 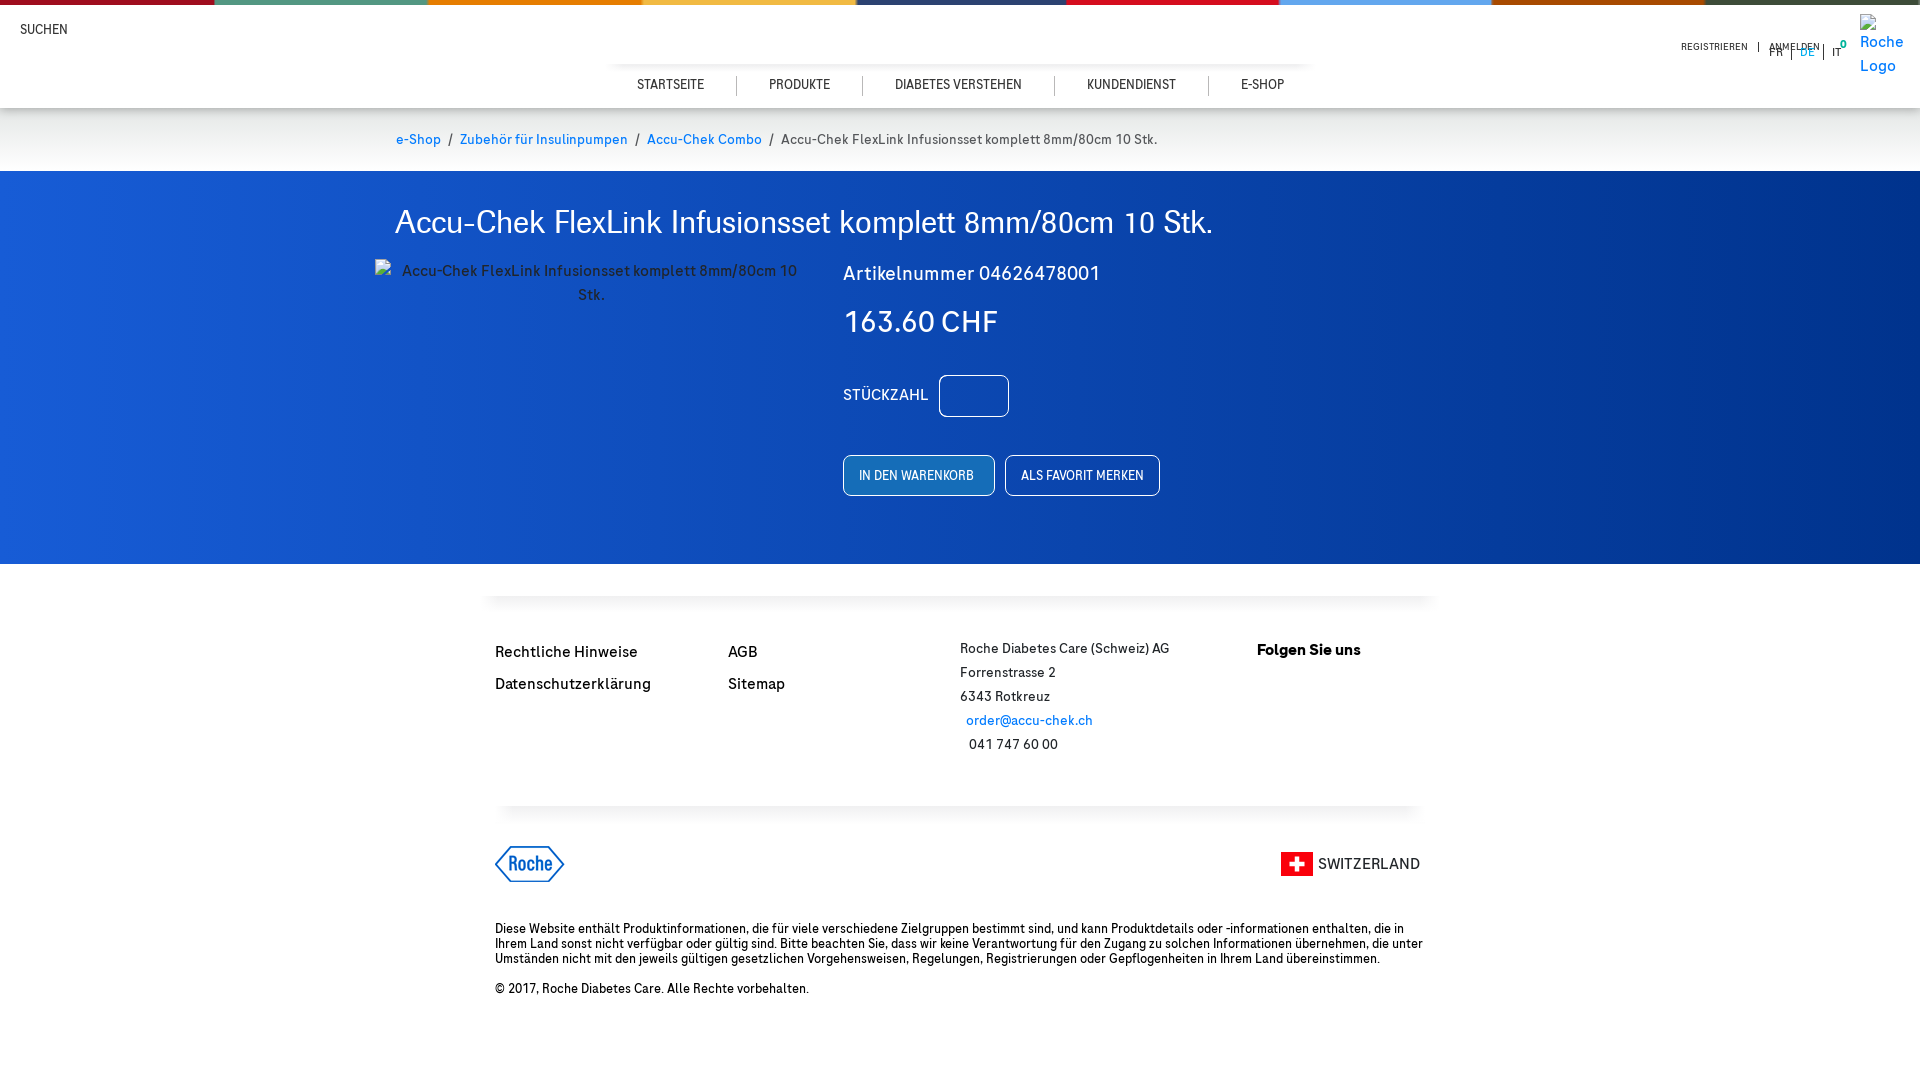 I want to click on 'STARTSEITE', so click(x=670, y=84).